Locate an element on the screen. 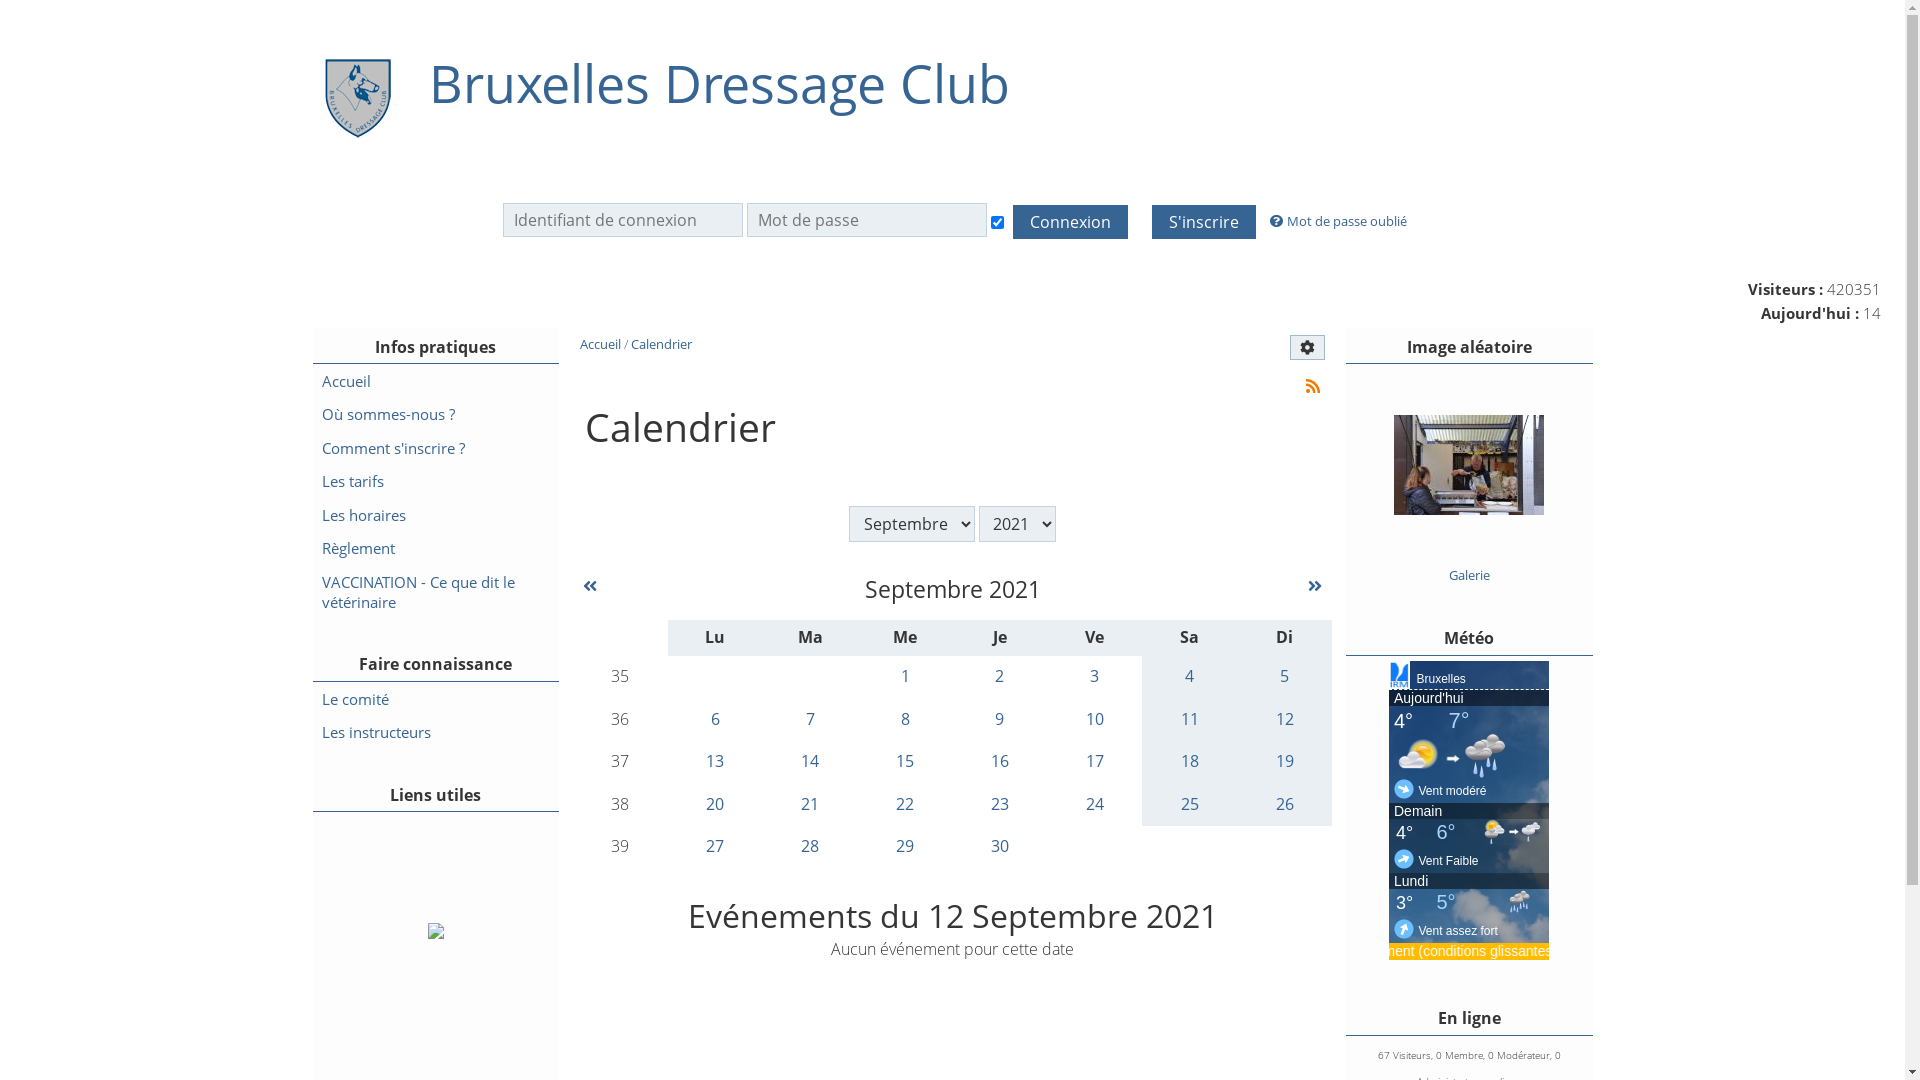 Image resolution: width=1920 pixels, height=1080 pixels. 'Bruxelles Dressage Club' is located at coordinates (719, 82).